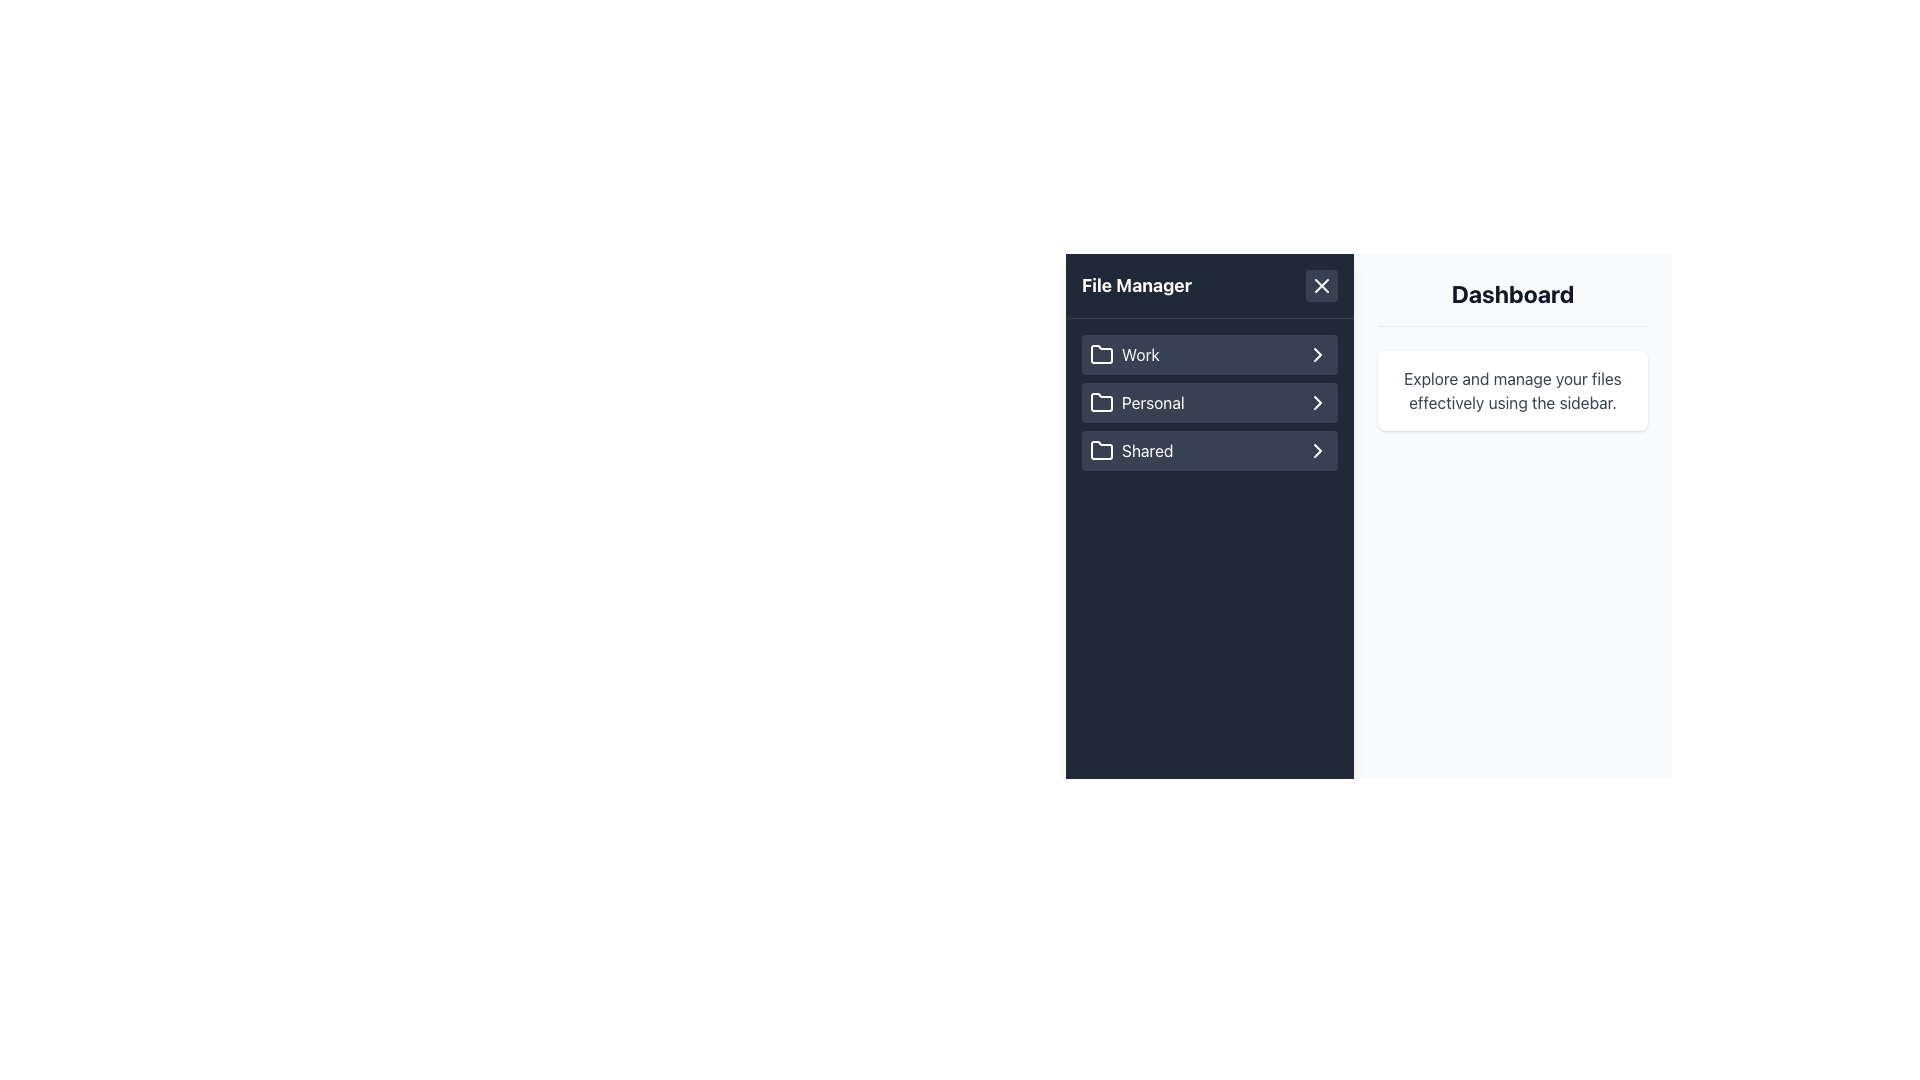 Image resolution: width=1920 pixels, height=1080 pixels. Describe the element at coordinates (1101, 401) in the screenshot. I see `the second folder icon labeled 'Personal' in the 'File Manager' section, which has a rectangular shape with a folded tab design` at that location.